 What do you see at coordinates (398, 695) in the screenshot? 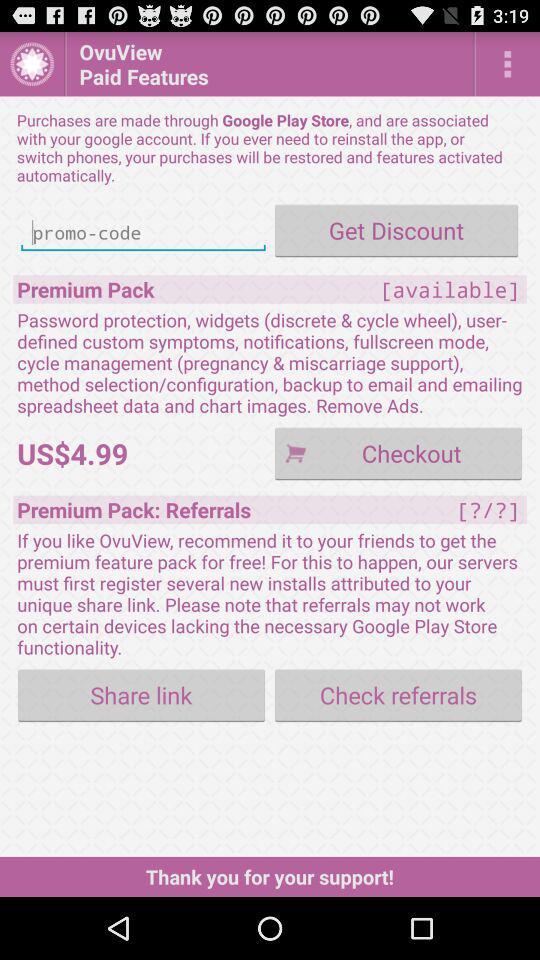
I see `the button at the bottom right corner` at bounding box center [398, 695].